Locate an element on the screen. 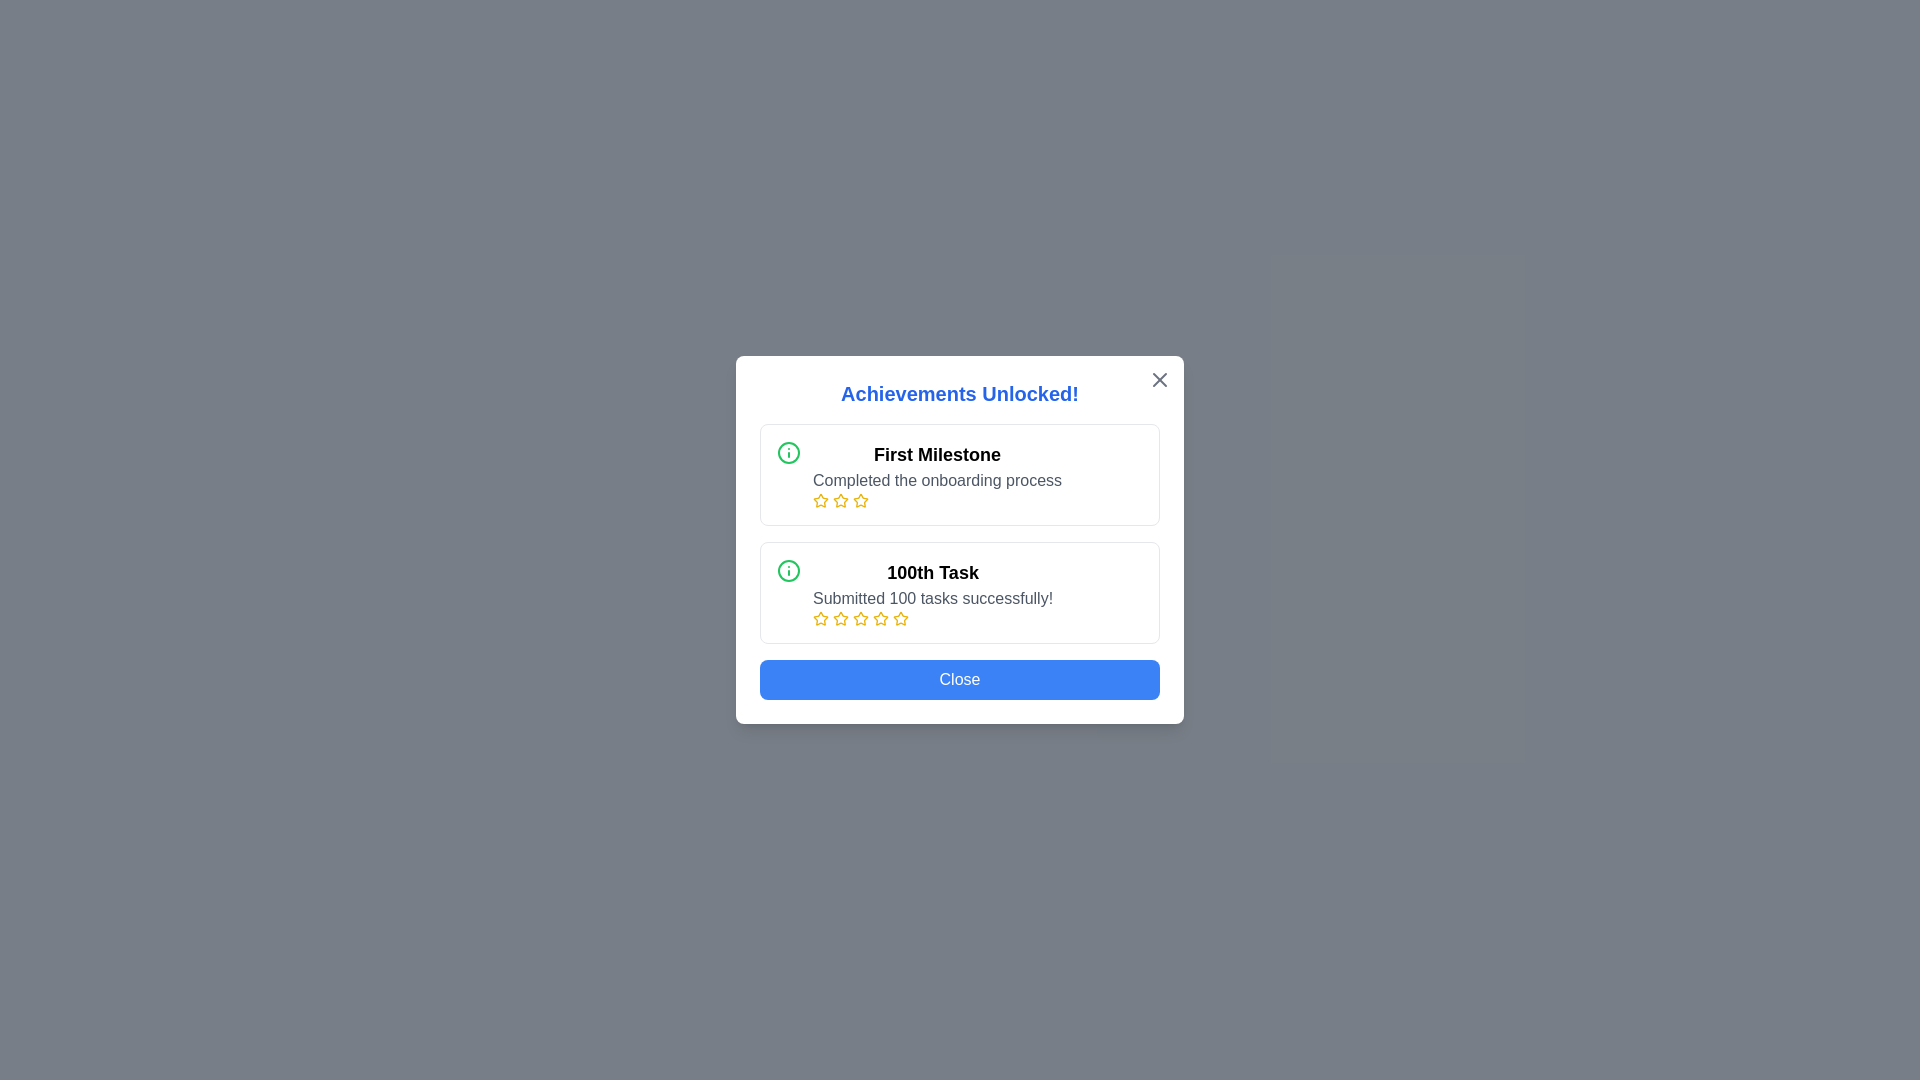 Image resolution: width=1920 pixels, height=1080 pixels. the third star icon in the rating system under the '100th Task' subtitle is located at coordinates (820, 617).